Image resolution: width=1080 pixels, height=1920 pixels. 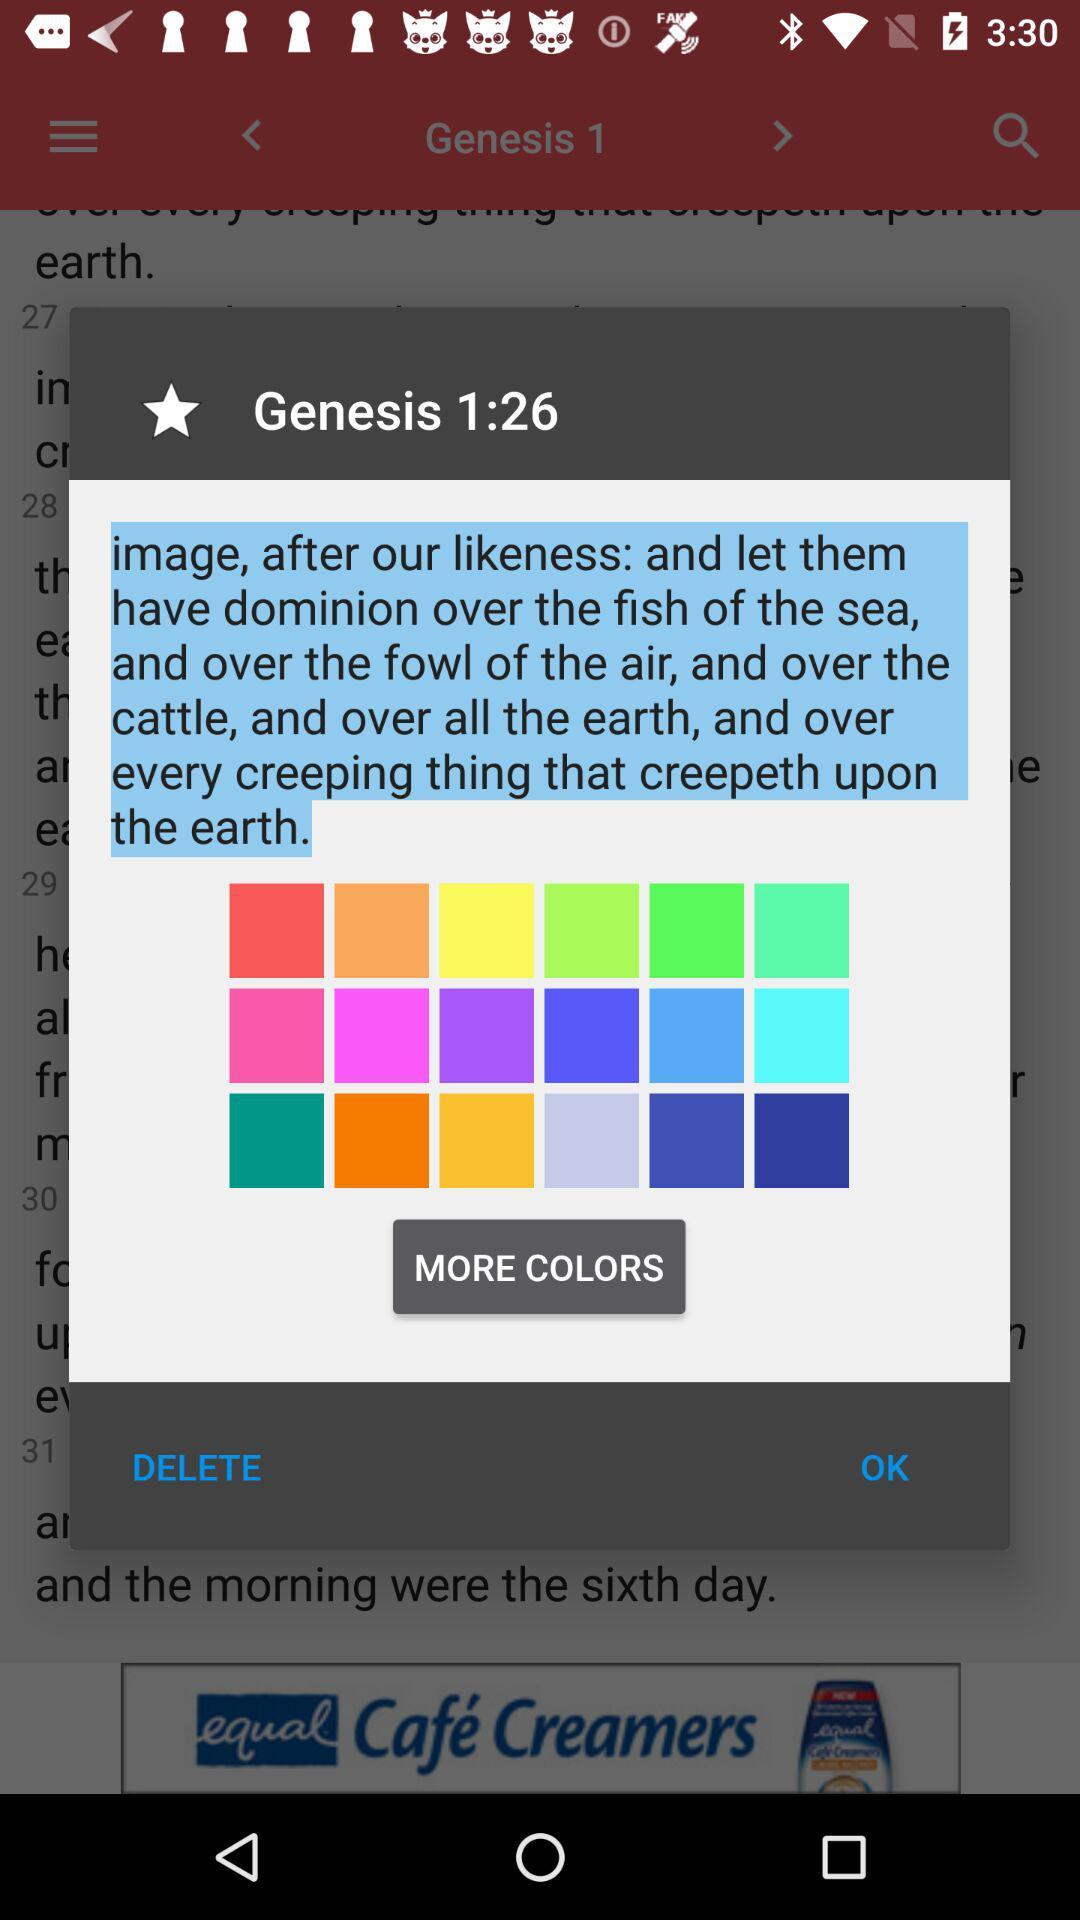 What do you see at coordinates (276, 1035) in the screenshot?
I see `color` at bounding box center [276, 1035].